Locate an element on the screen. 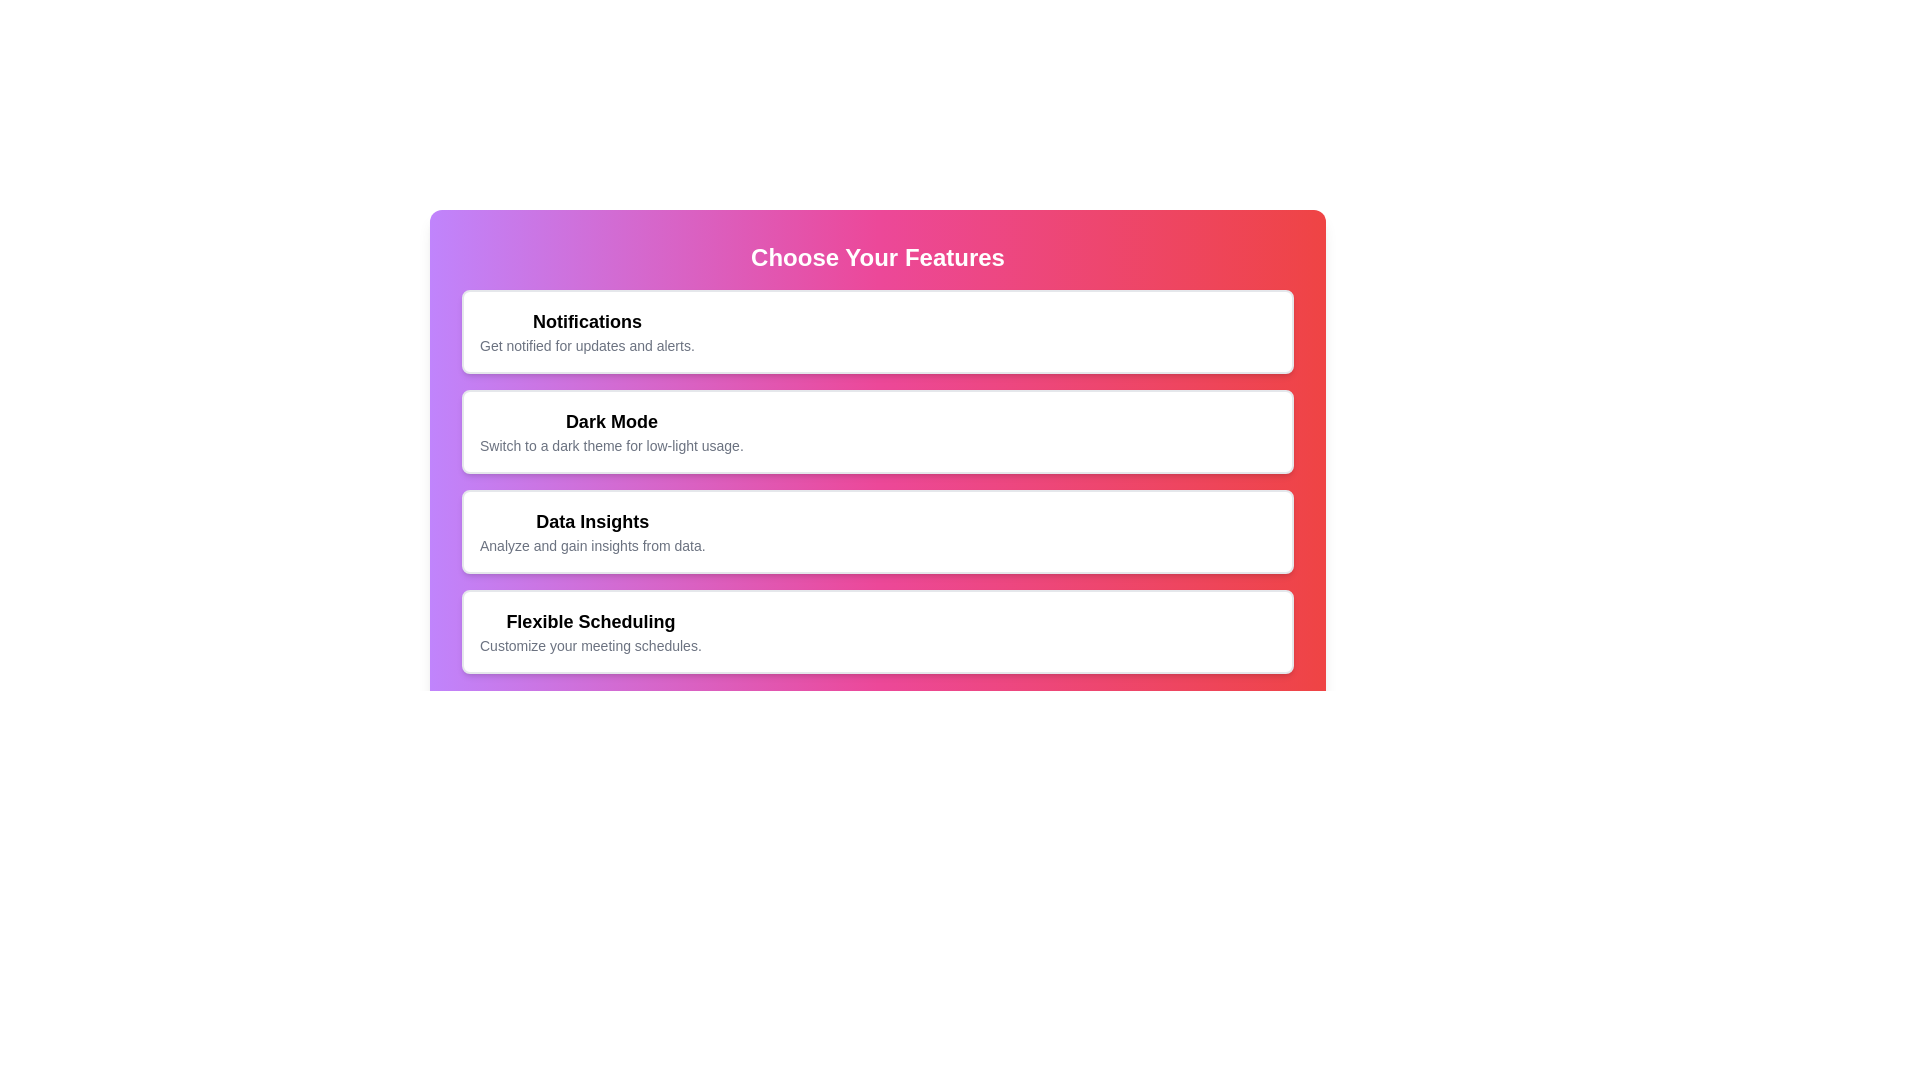 The height and width of the screenshot is (1080, 1920). the Text Label that introduces the functionality related to enabling dark mode, which is centrally aligned in the second white rectangular feature section under the 'Notifications' section is located at coordinates (610, 420).